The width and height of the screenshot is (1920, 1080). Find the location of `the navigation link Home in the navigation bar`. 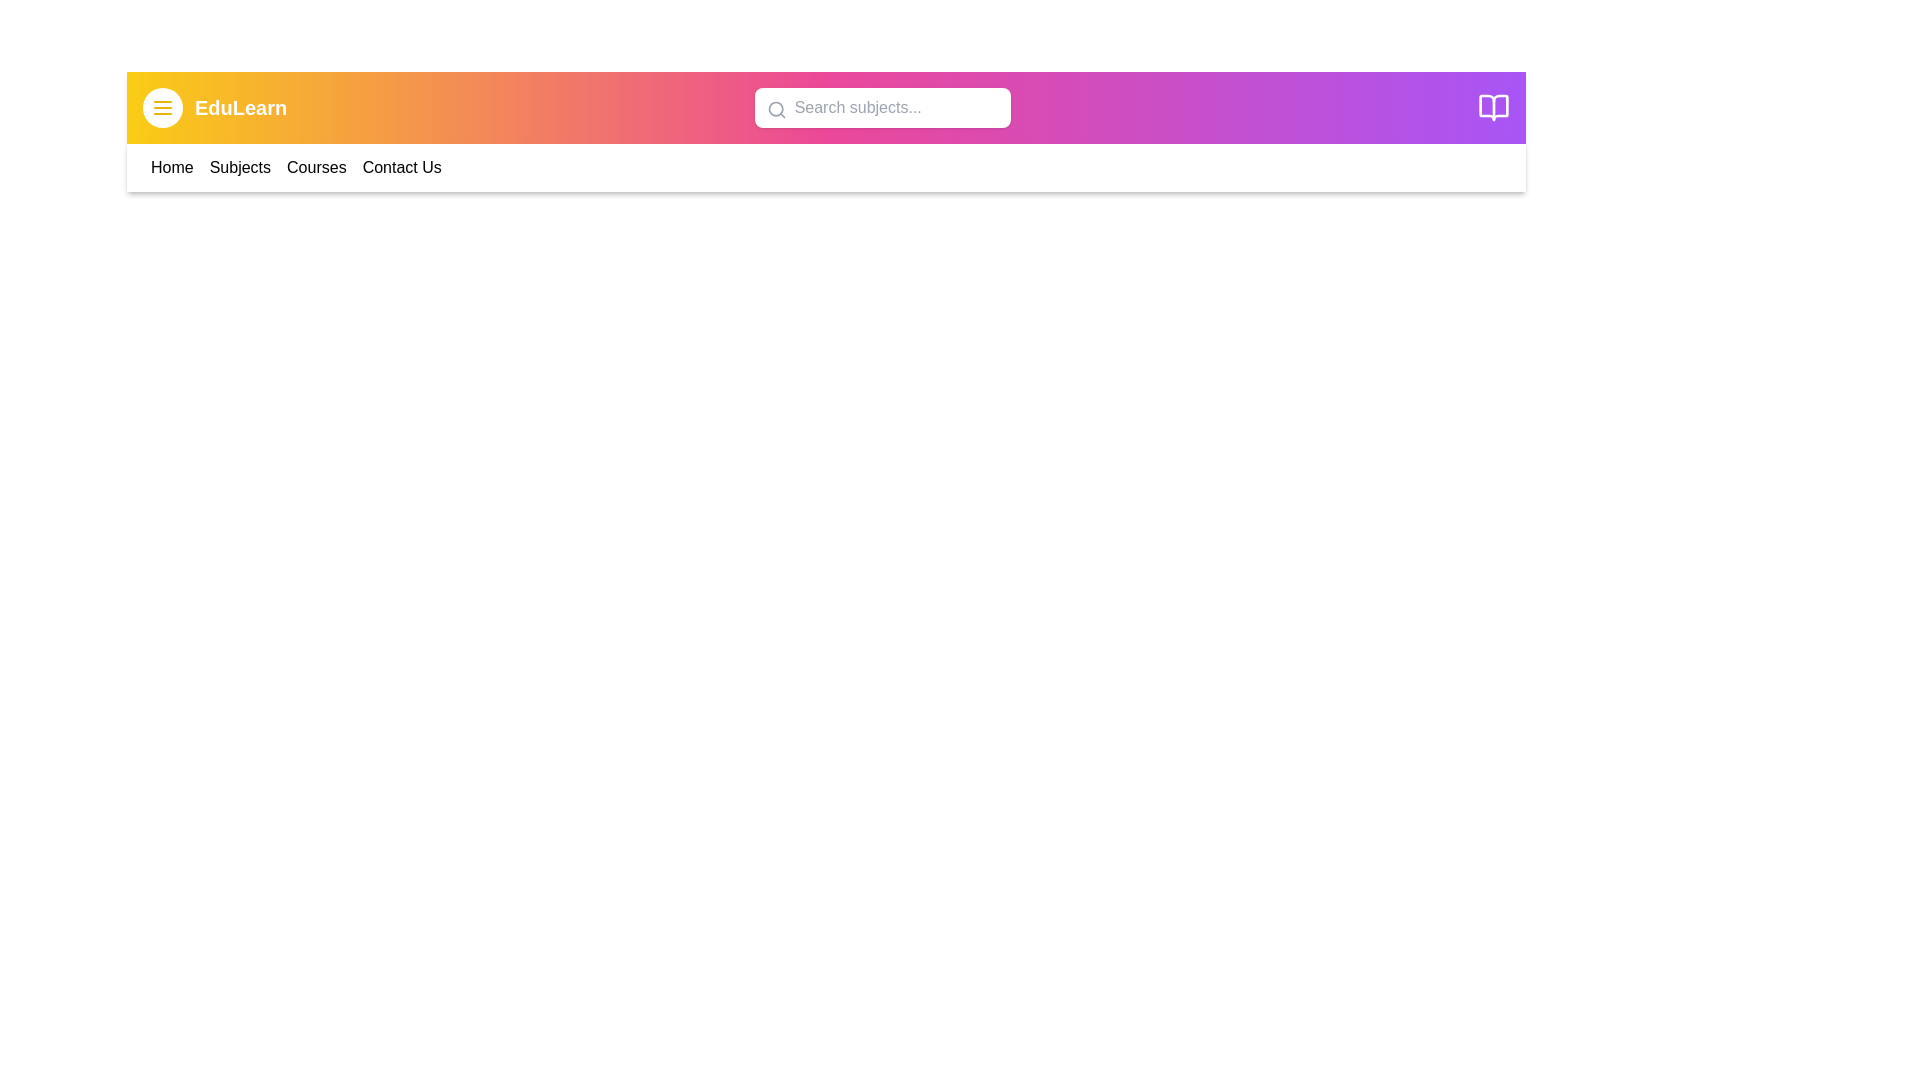

the navigation link Home in the navigation bar is located at coordinates (172, 167).